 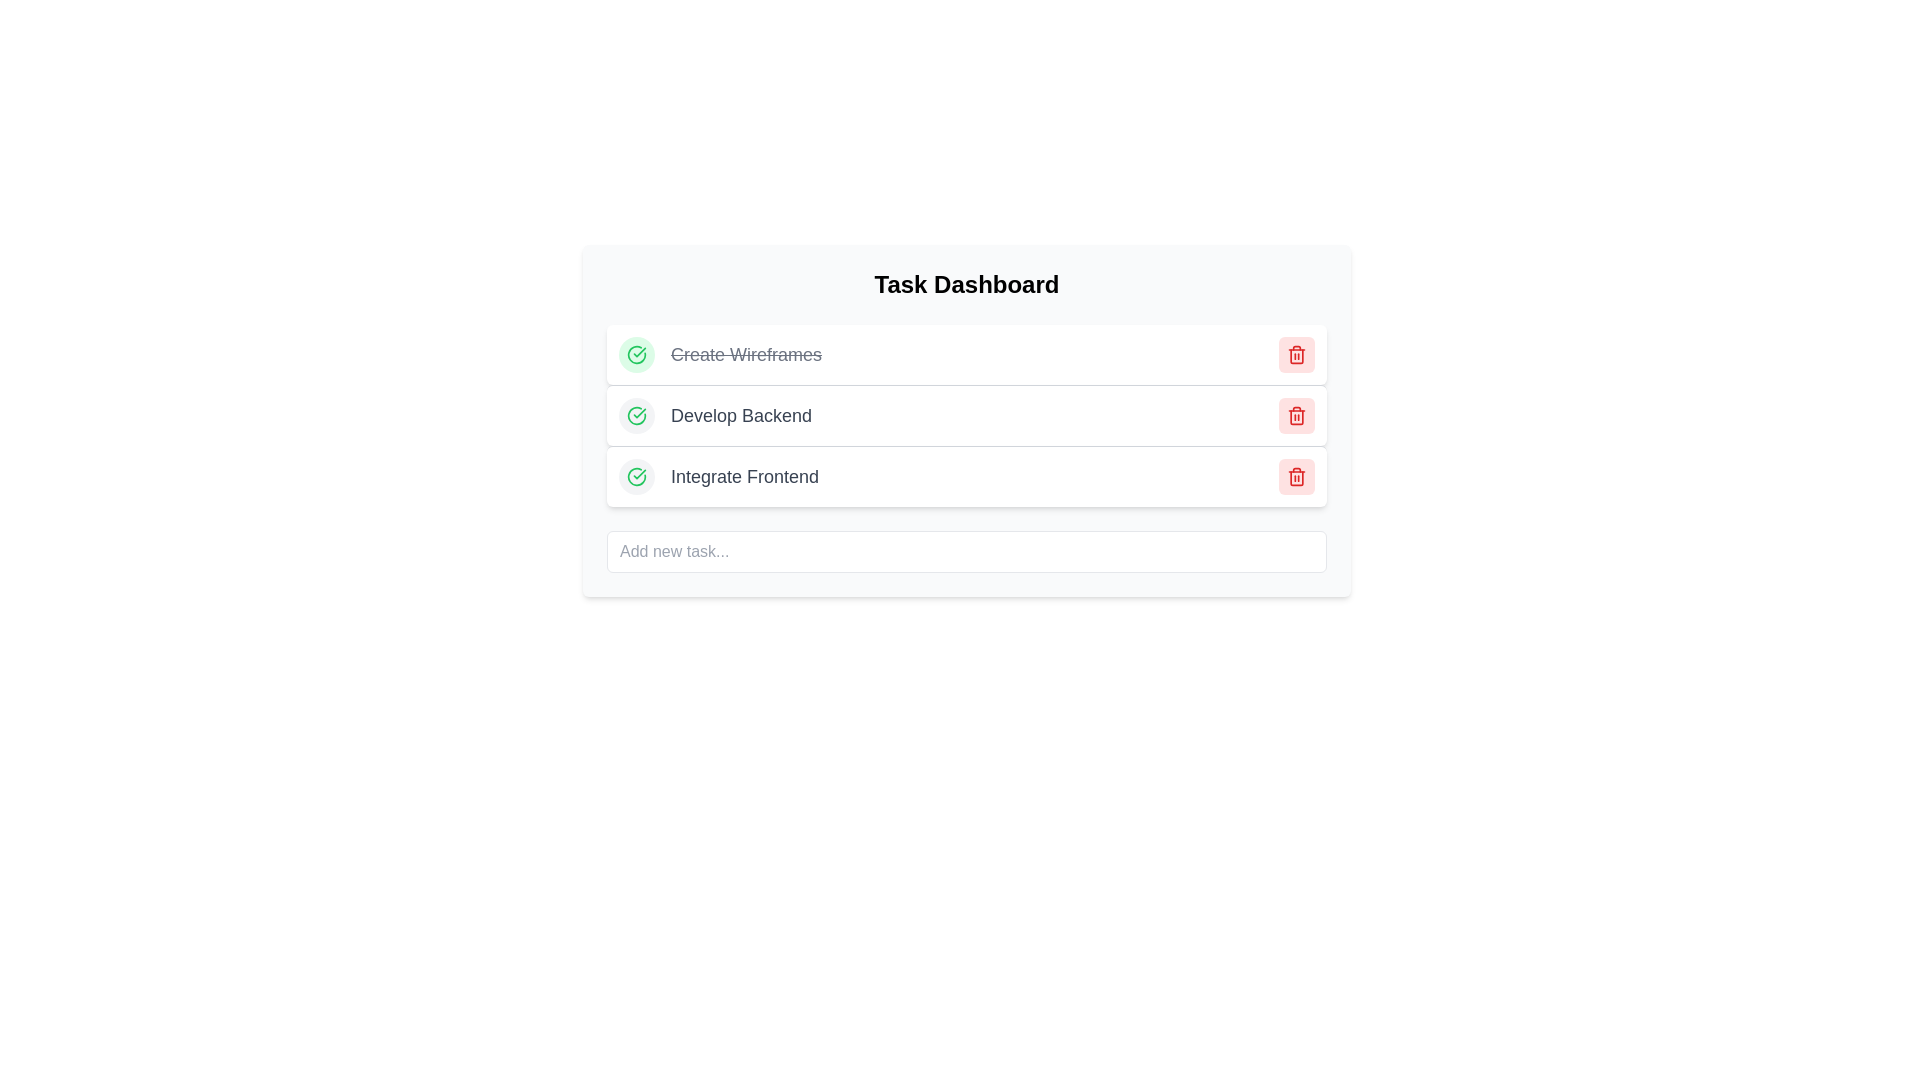 What do you see at coordinates (636, 415) in the screenshot?
I see `the Circular Button` at bounding box center [636, 415].